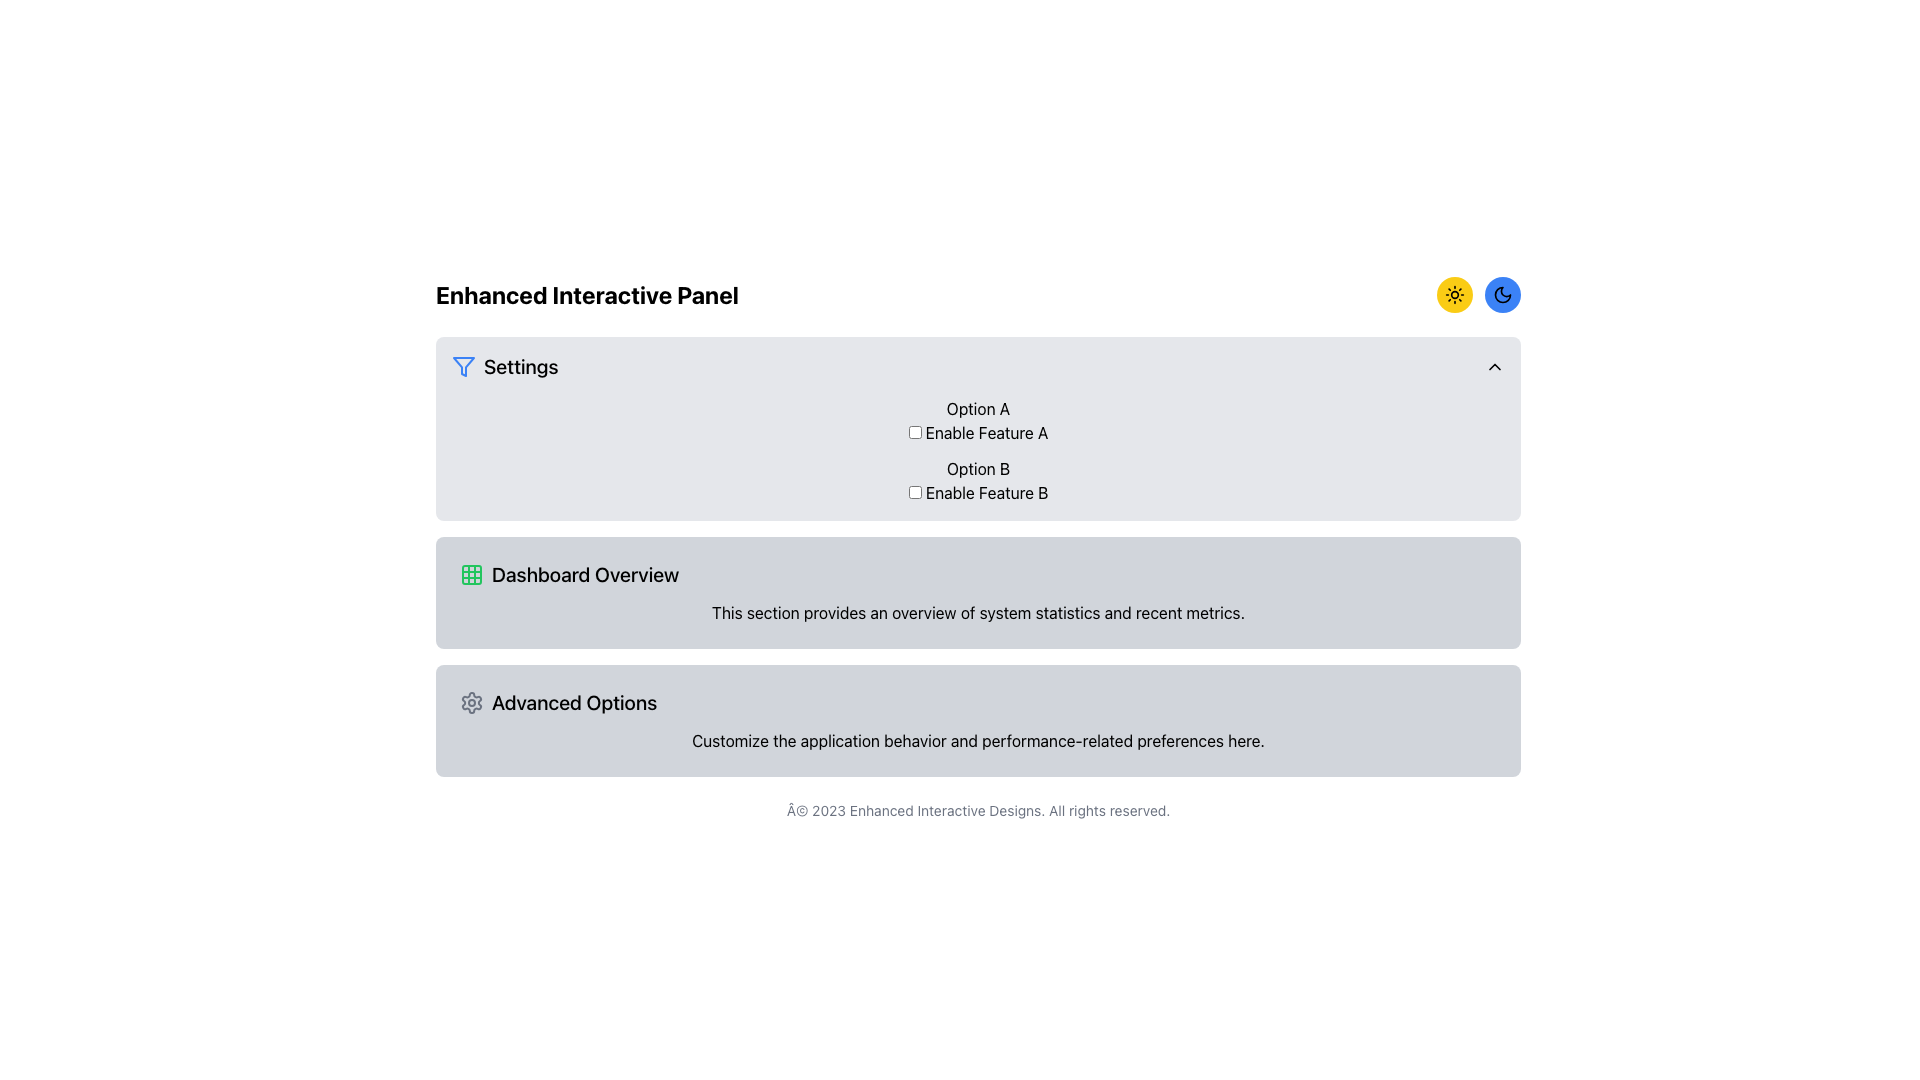  Describe the element at coordinates (470, 574) in the screenshot. I see `the small square with rounded corners and a green background, which is the central square in a 3x3 grid layout near the top-right corner of the interface` at that location.